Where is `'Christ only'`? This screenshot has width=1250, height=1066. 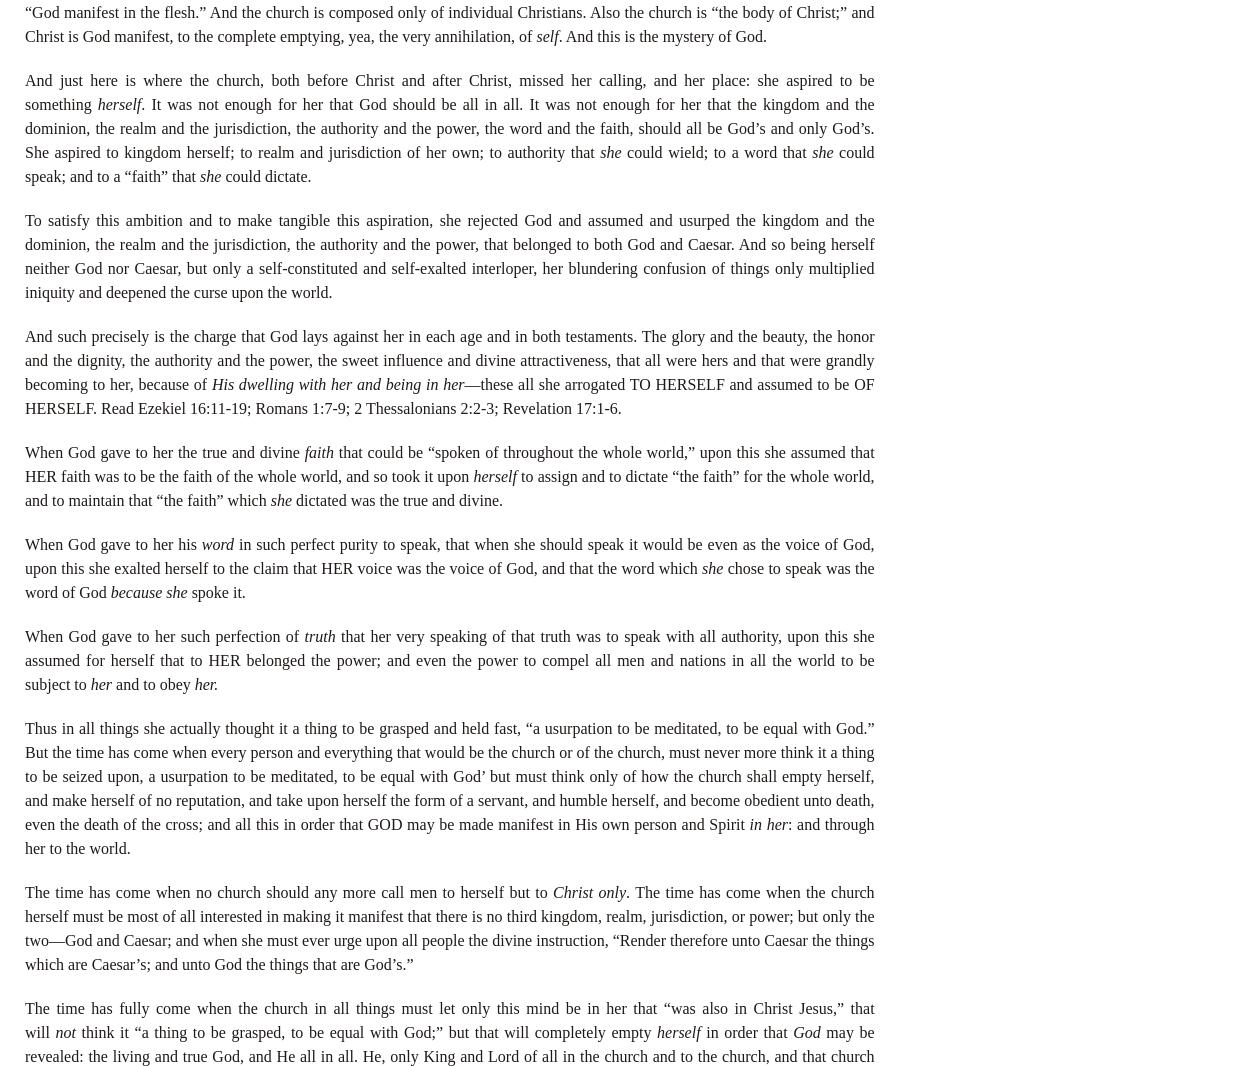 'Christ only' is located at coordinates (588, 891).